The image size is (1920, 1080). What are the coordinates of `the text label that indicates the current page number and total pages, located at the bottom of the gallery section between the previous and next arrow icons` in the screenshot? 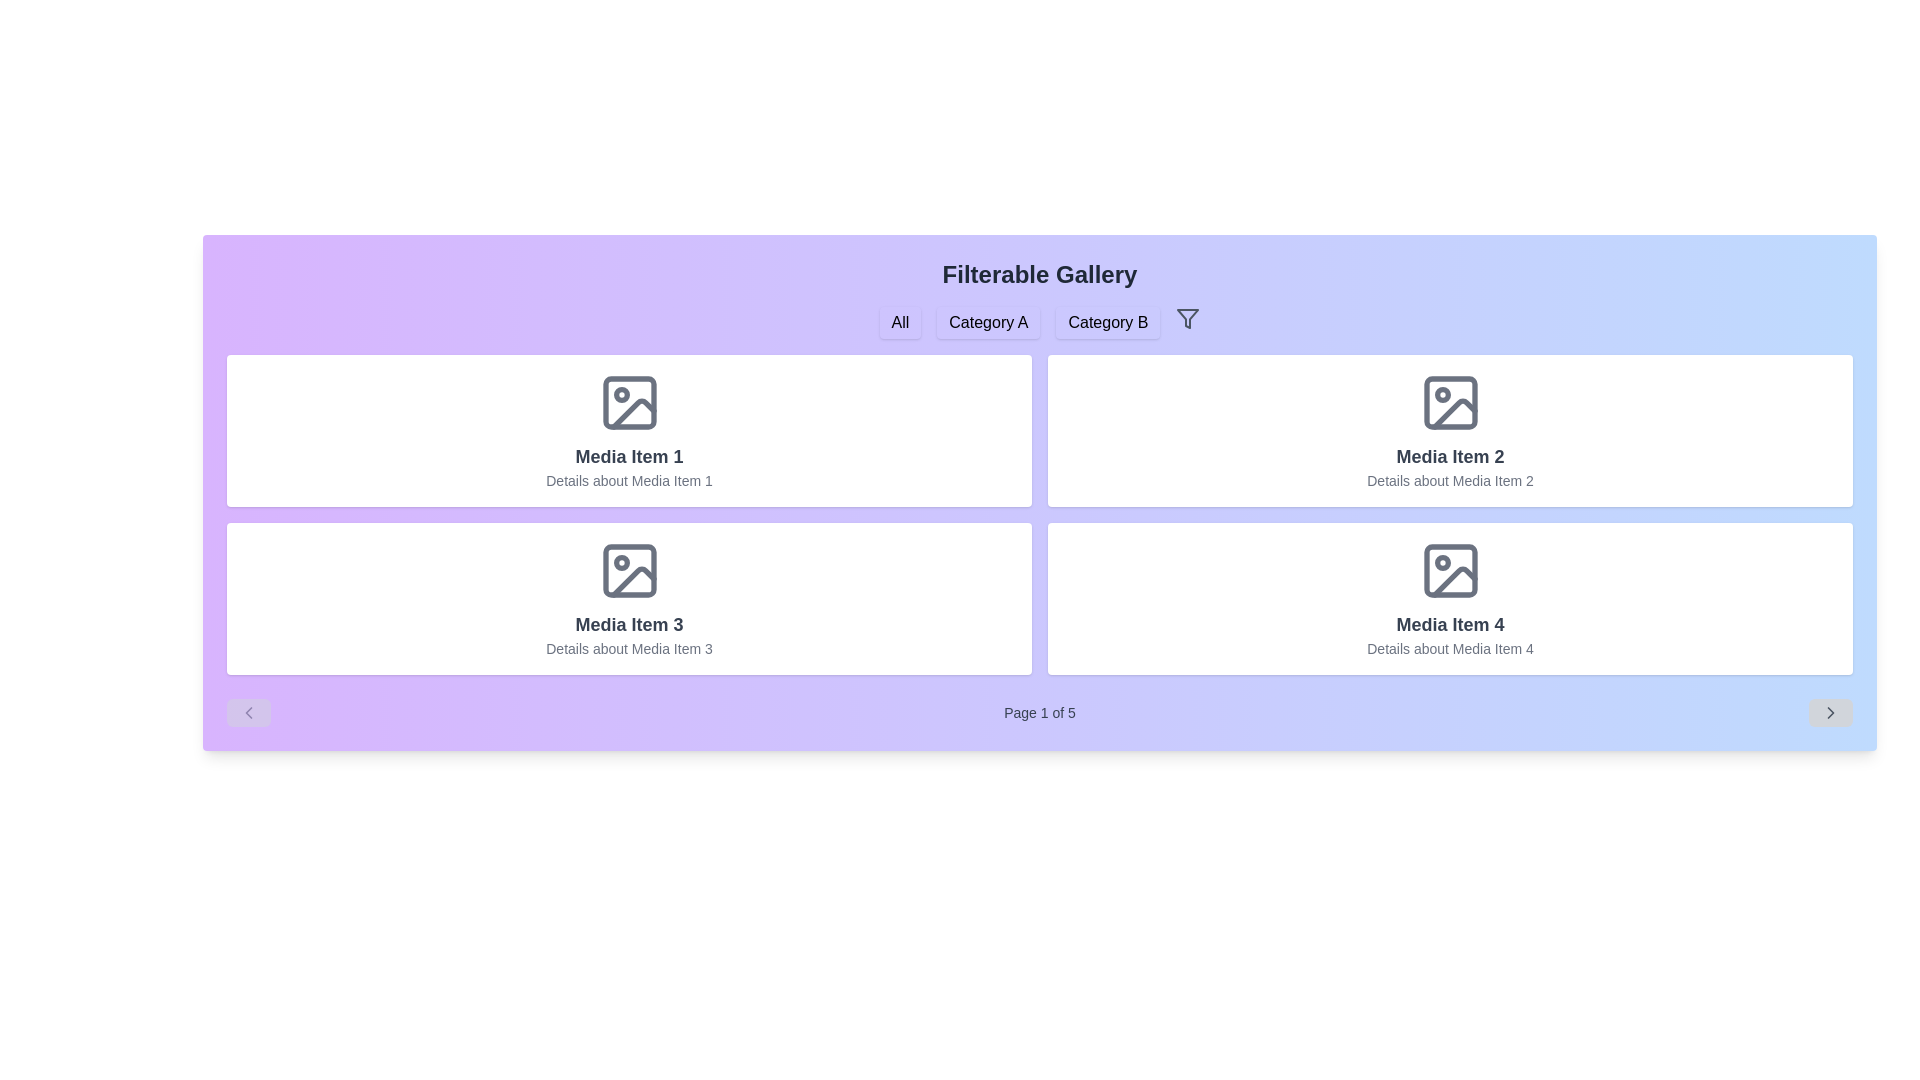 It's located at (1040, 712).